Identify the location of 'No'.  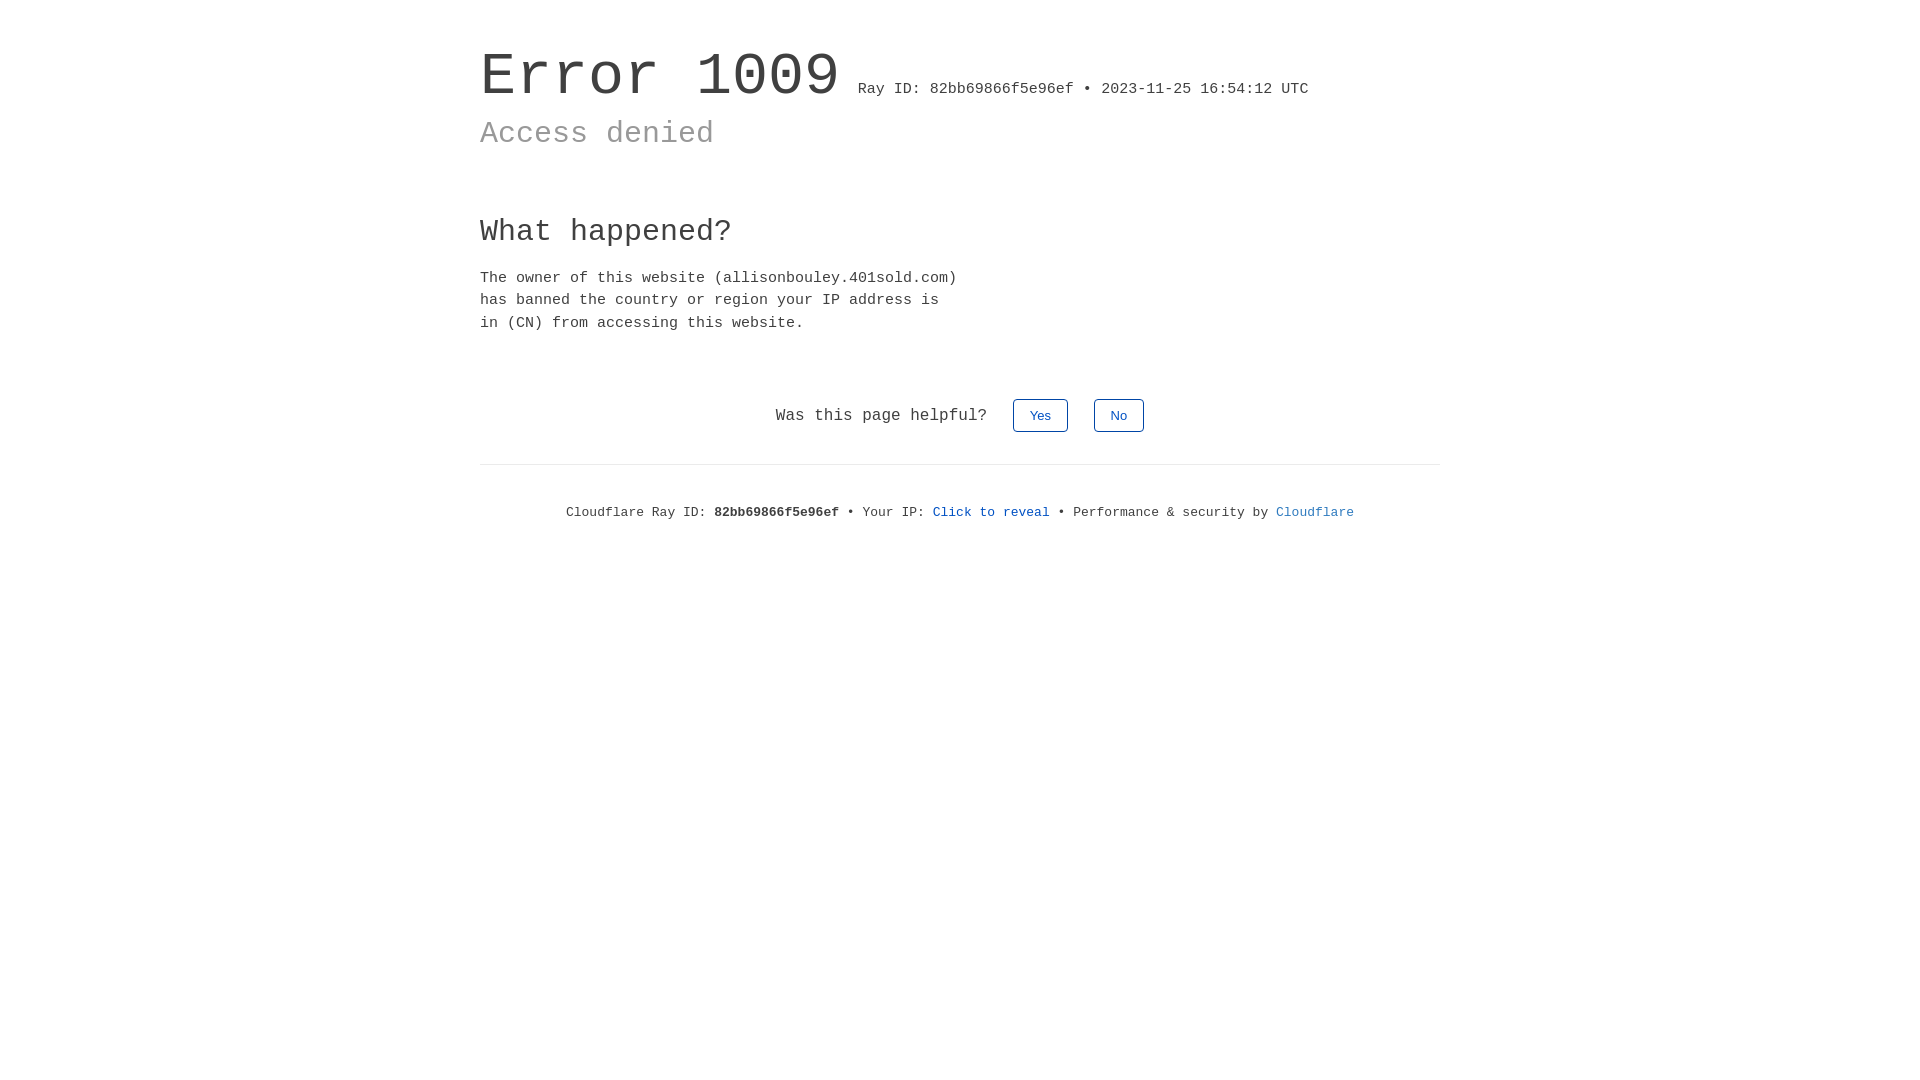
(1118, 414).